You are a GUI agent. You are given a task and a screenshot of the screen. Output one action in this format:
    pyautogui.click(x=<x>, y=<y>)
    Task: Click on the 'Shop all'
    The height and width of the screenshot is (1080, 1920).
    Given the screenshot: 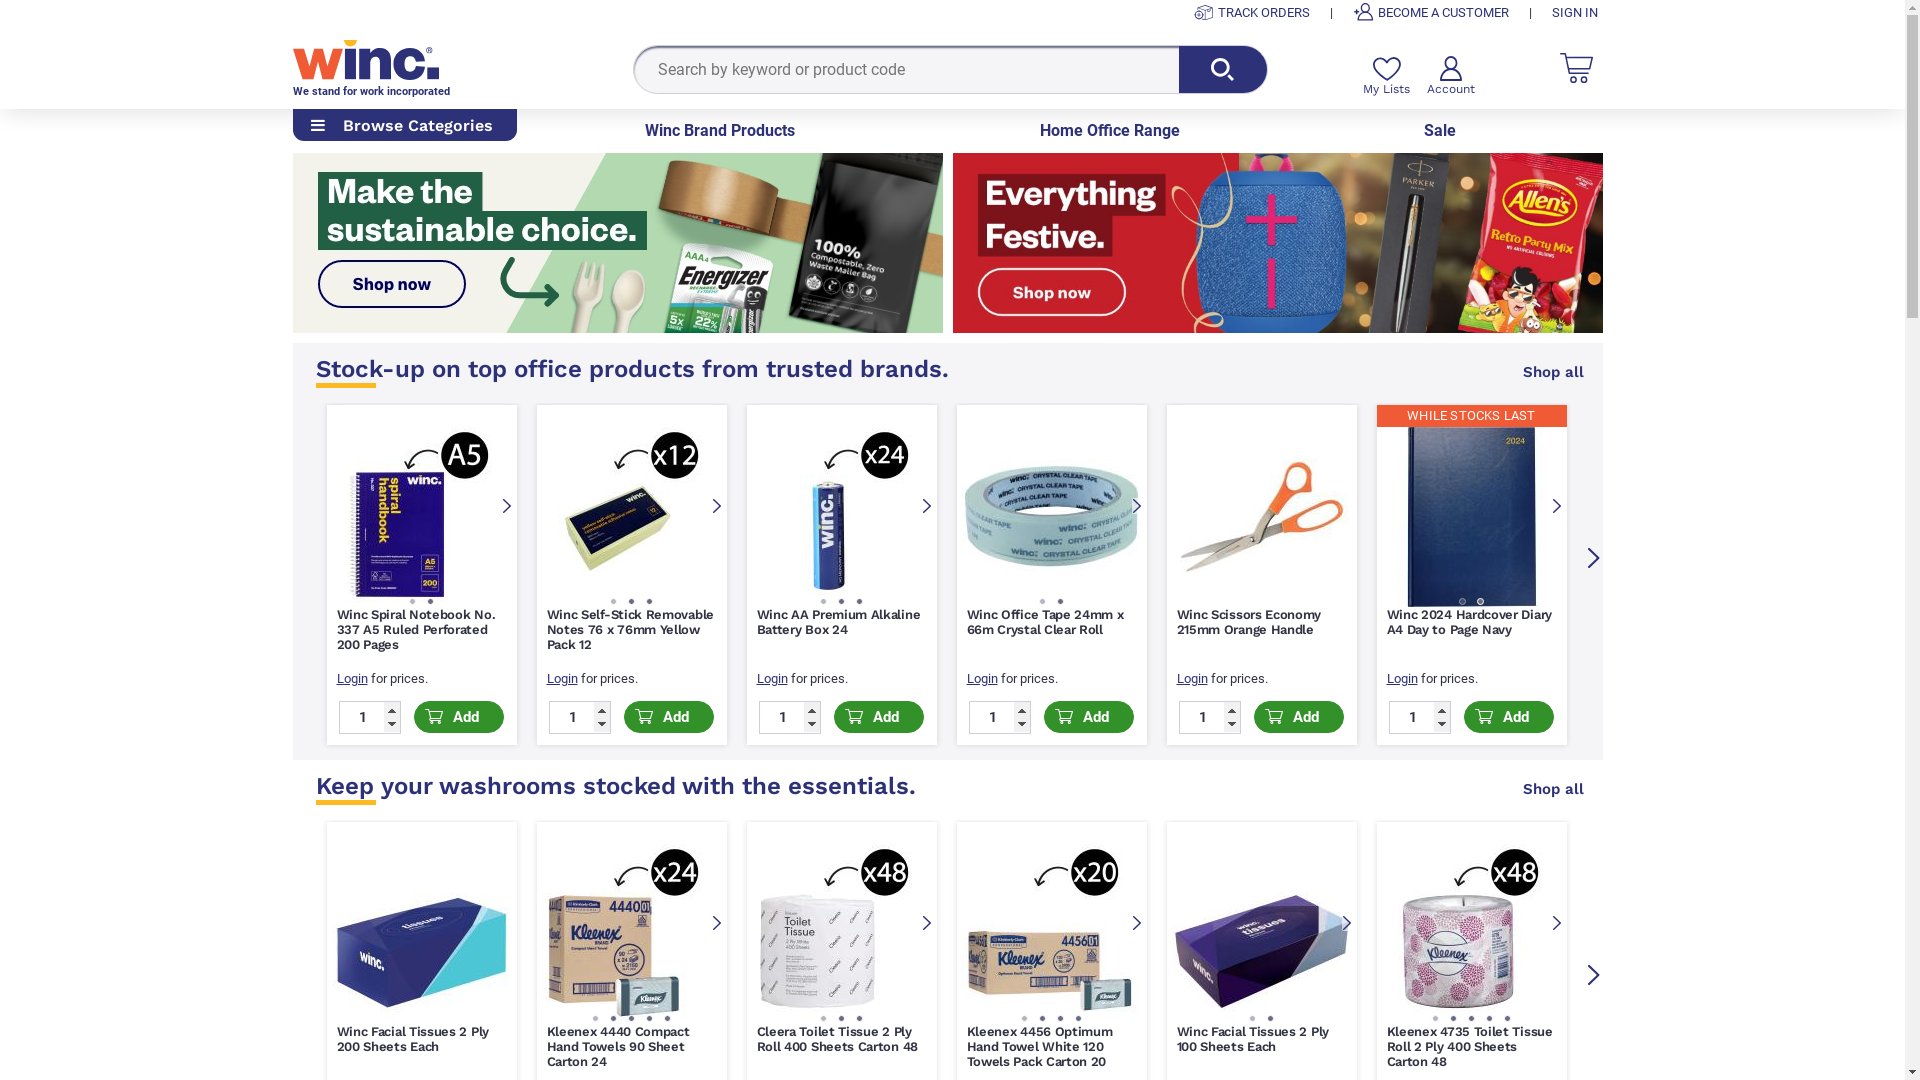 What is the action you would take?
    pyautogui.click(x=1552, y=371)
    